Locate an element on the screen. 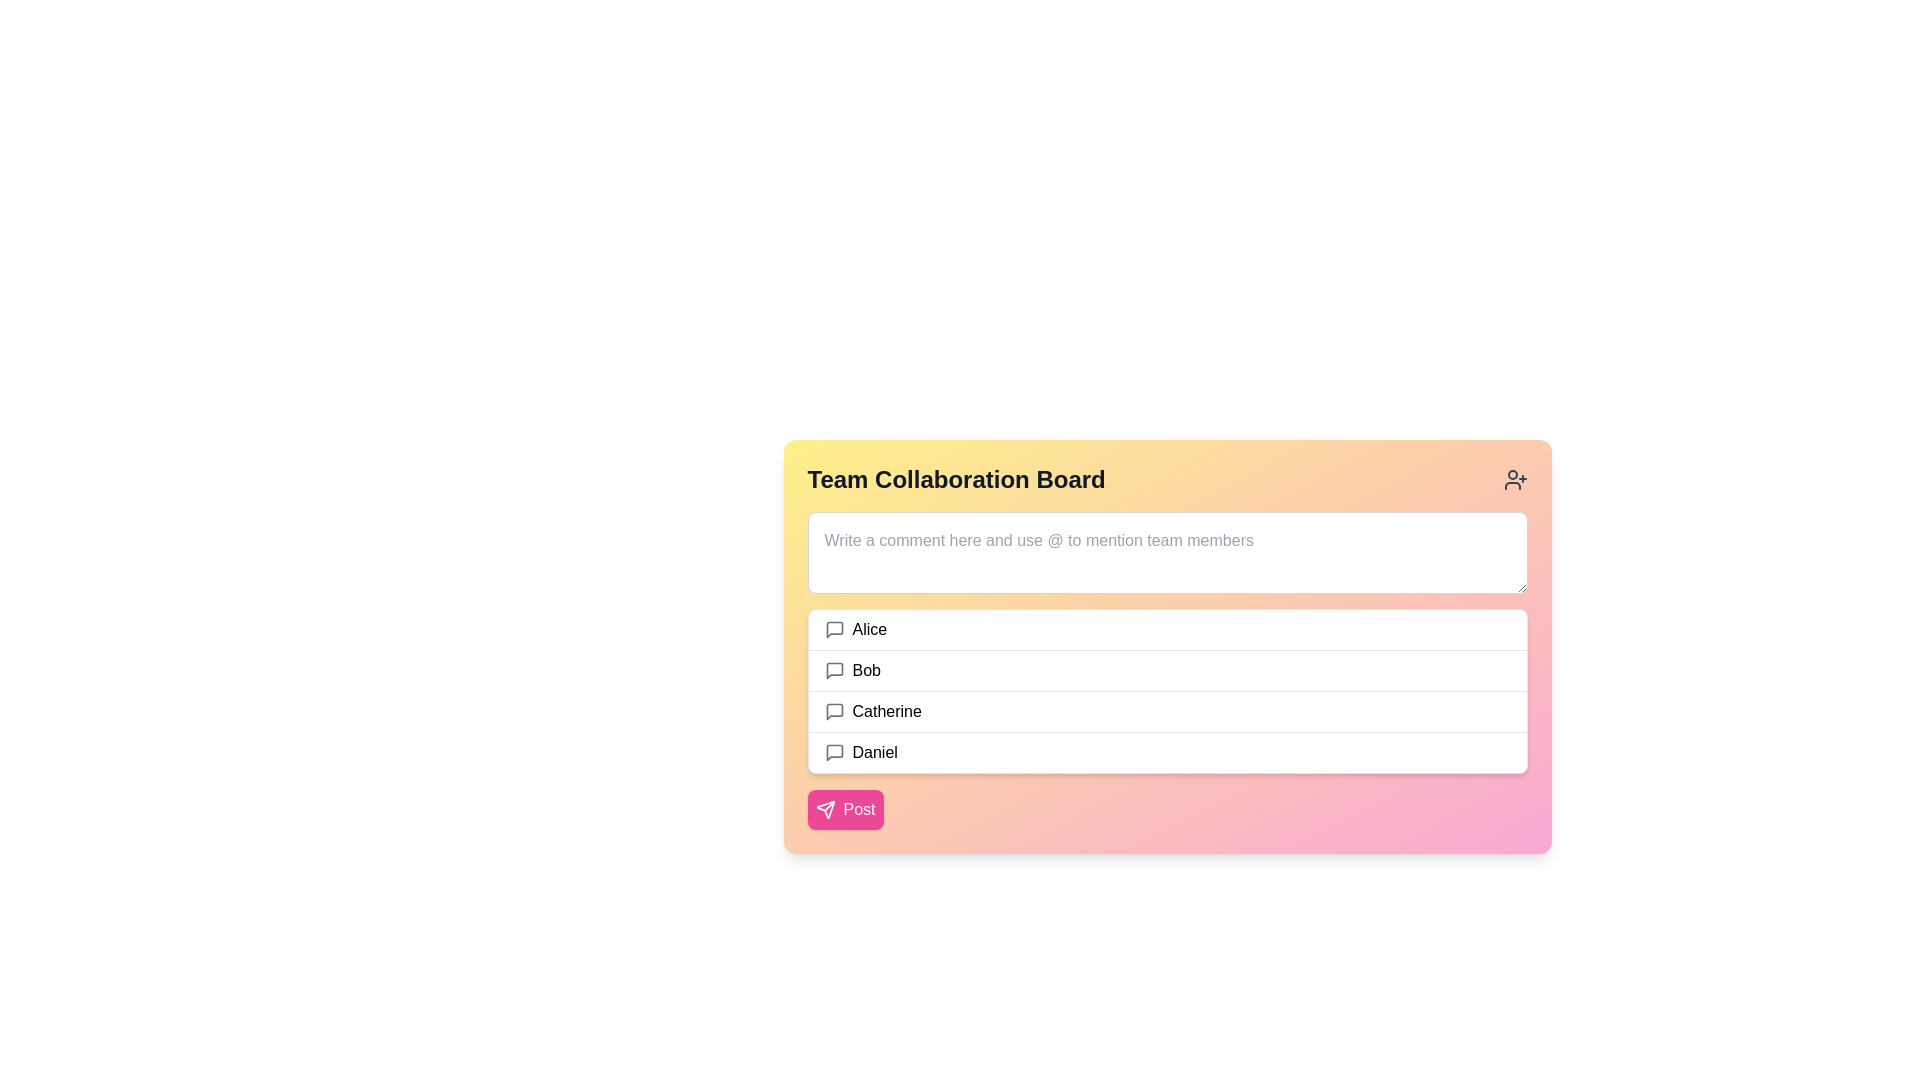  the message icon associated with user 'Alice' to interact with the messaging functionality is located at coordinates (834, 628).